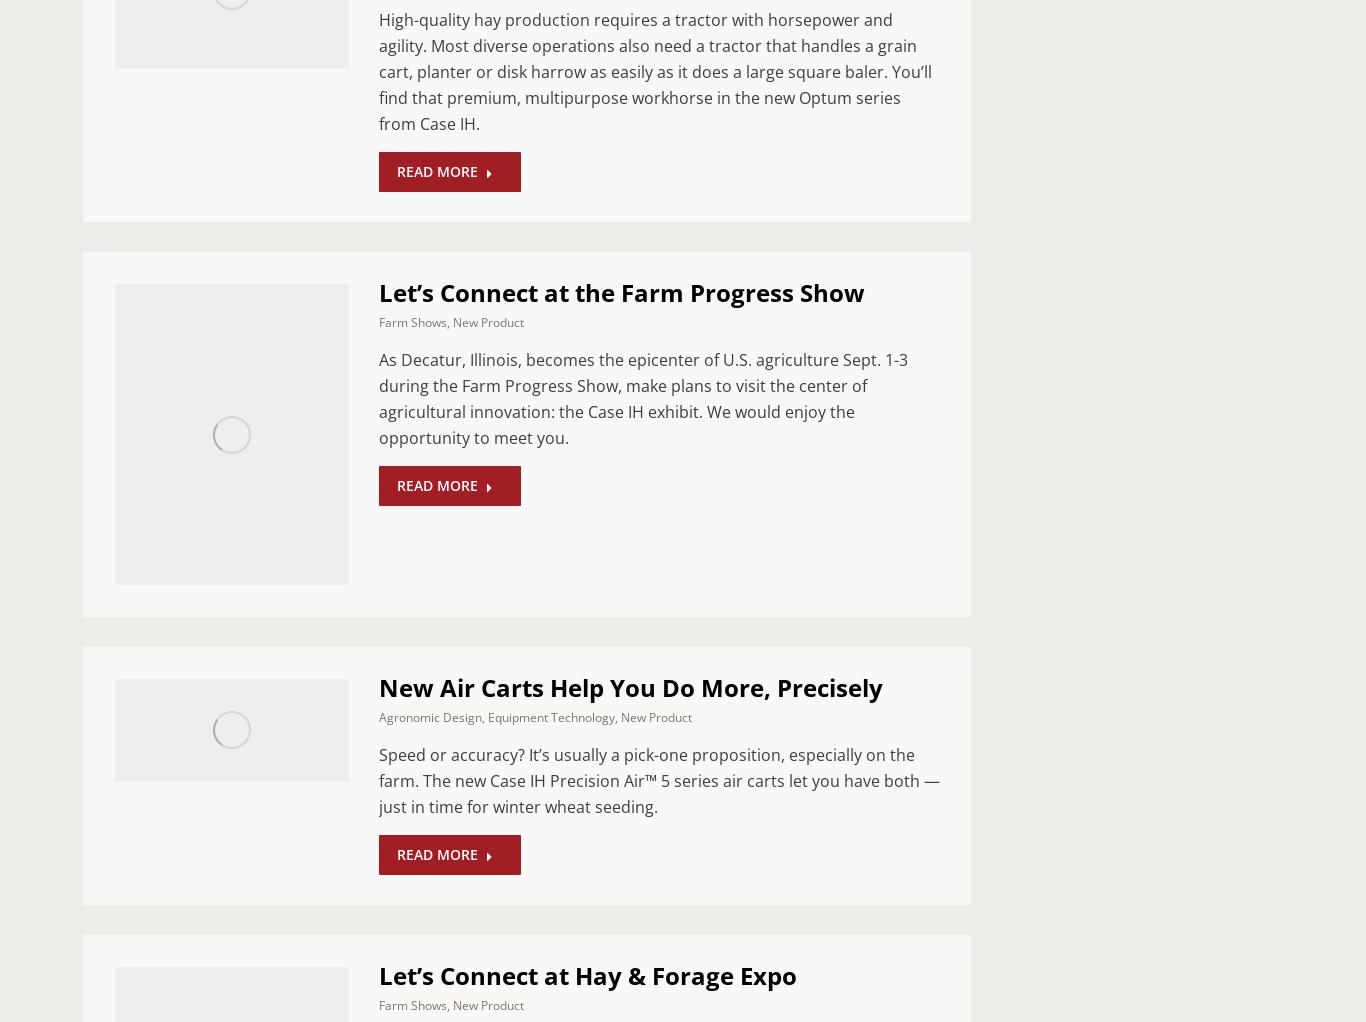  Describe the element at coordinates (429, 716) in the screenshot. I see `'Agronomic Design'` at that location.